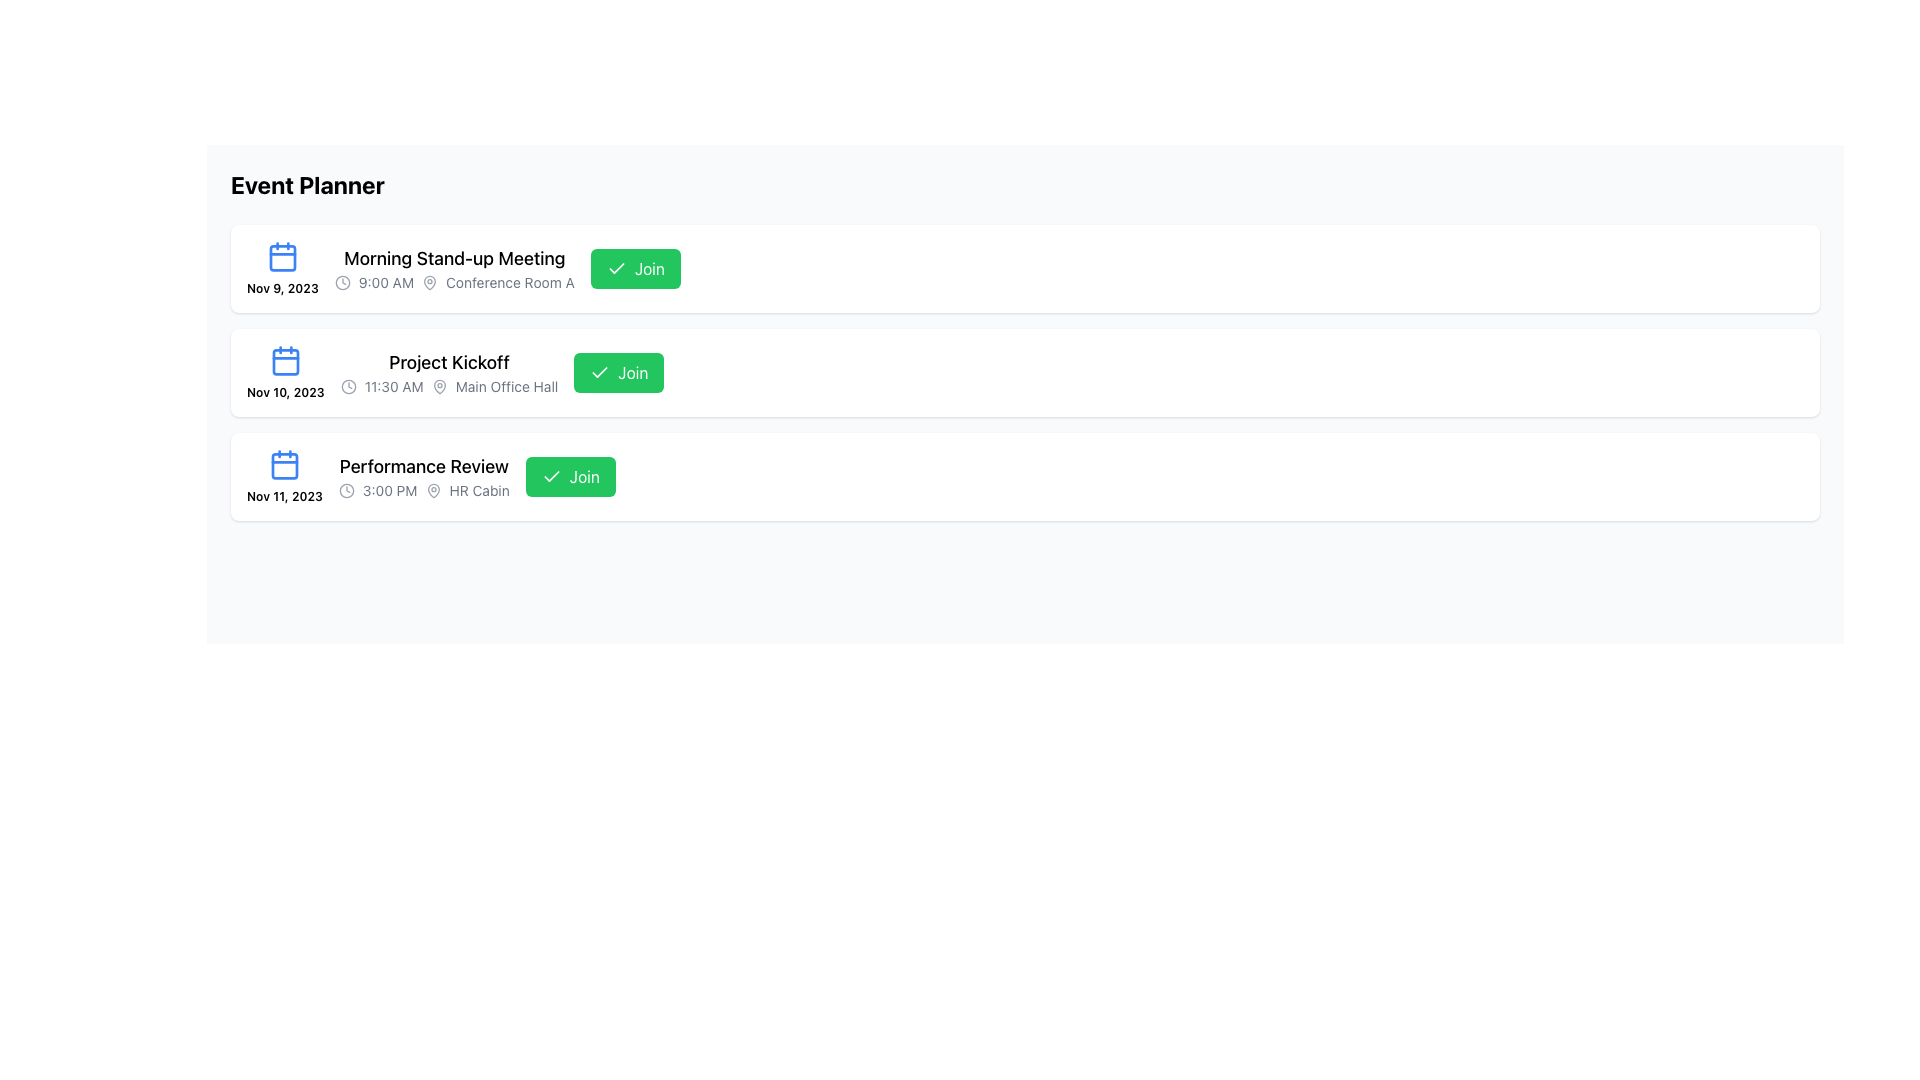  Describe the element at coordinates (306, 185) in the screenshot. I see `text of the element displaying 'Event Planner' in a bold, black font at the top-left corner of the main content area` at that location.